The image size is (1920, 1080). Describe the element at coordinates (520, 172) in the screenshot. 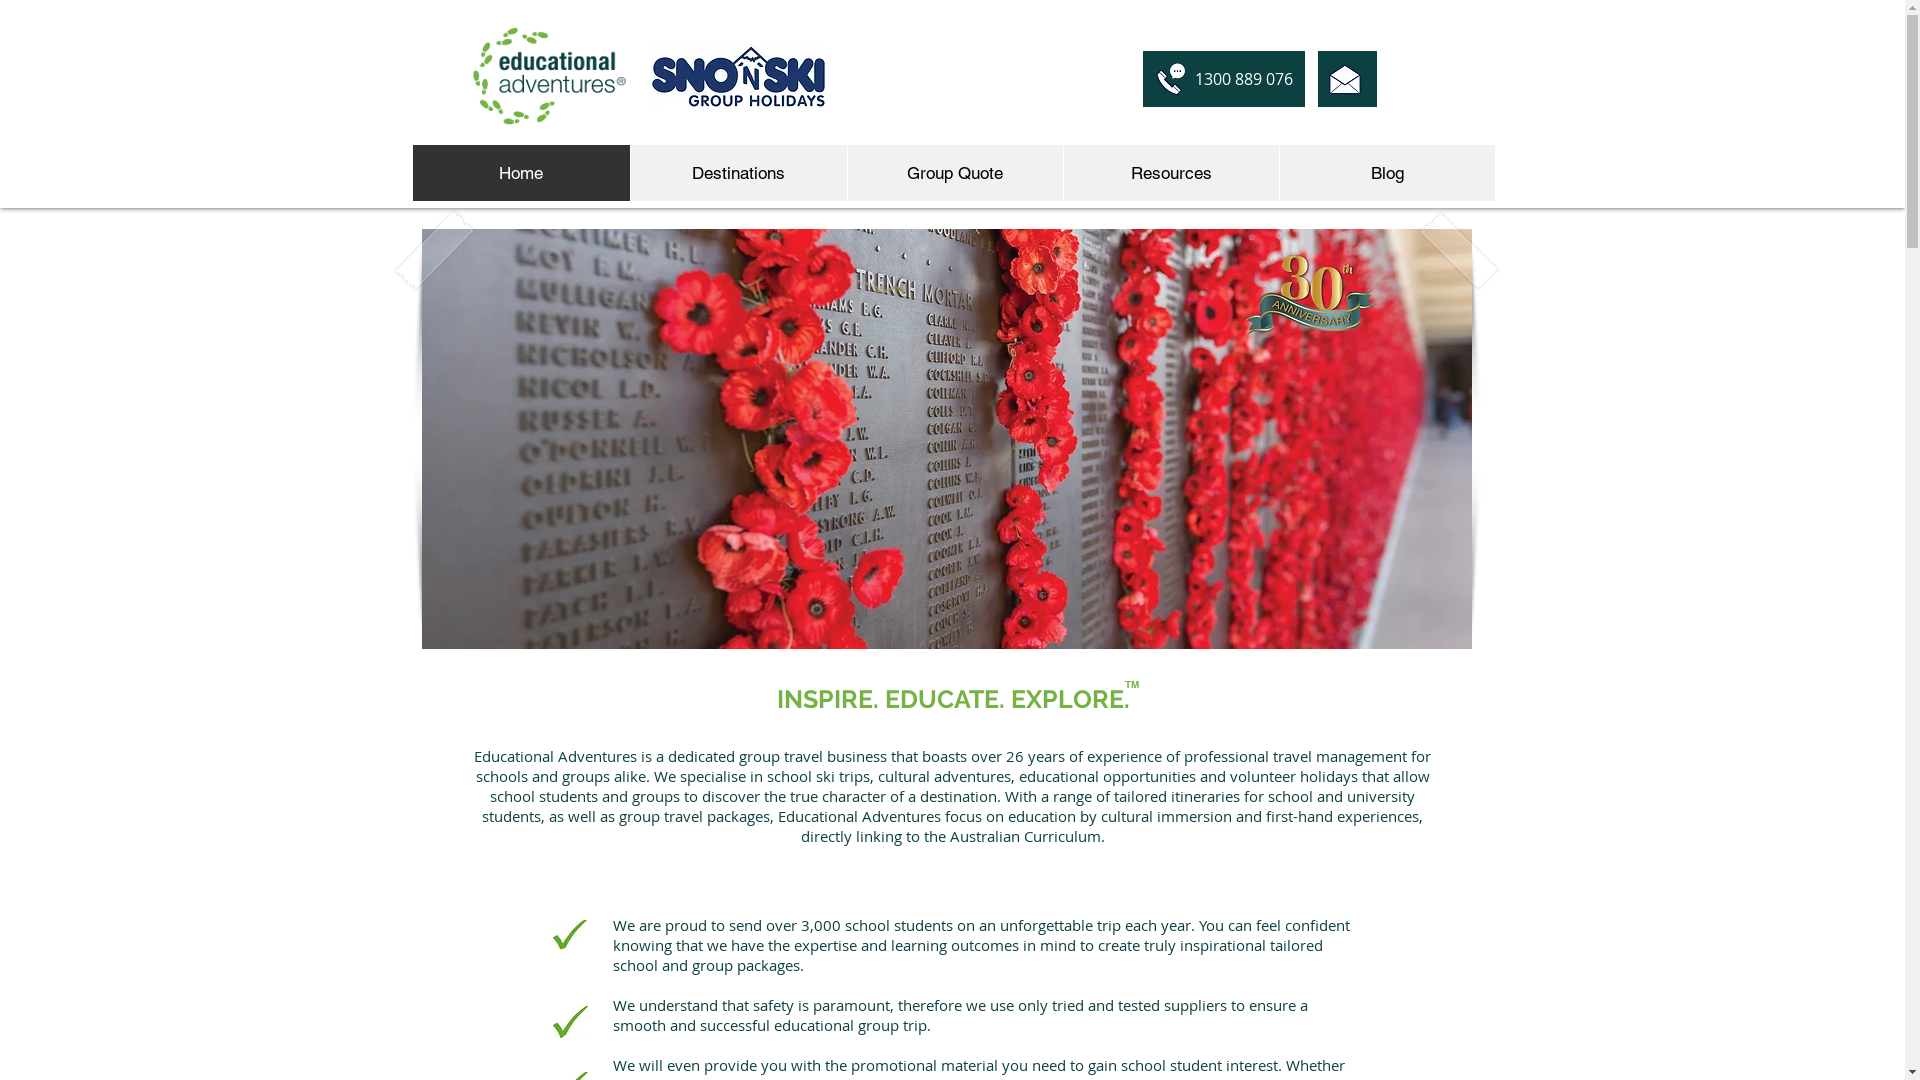

I see `'Home'` at that location.